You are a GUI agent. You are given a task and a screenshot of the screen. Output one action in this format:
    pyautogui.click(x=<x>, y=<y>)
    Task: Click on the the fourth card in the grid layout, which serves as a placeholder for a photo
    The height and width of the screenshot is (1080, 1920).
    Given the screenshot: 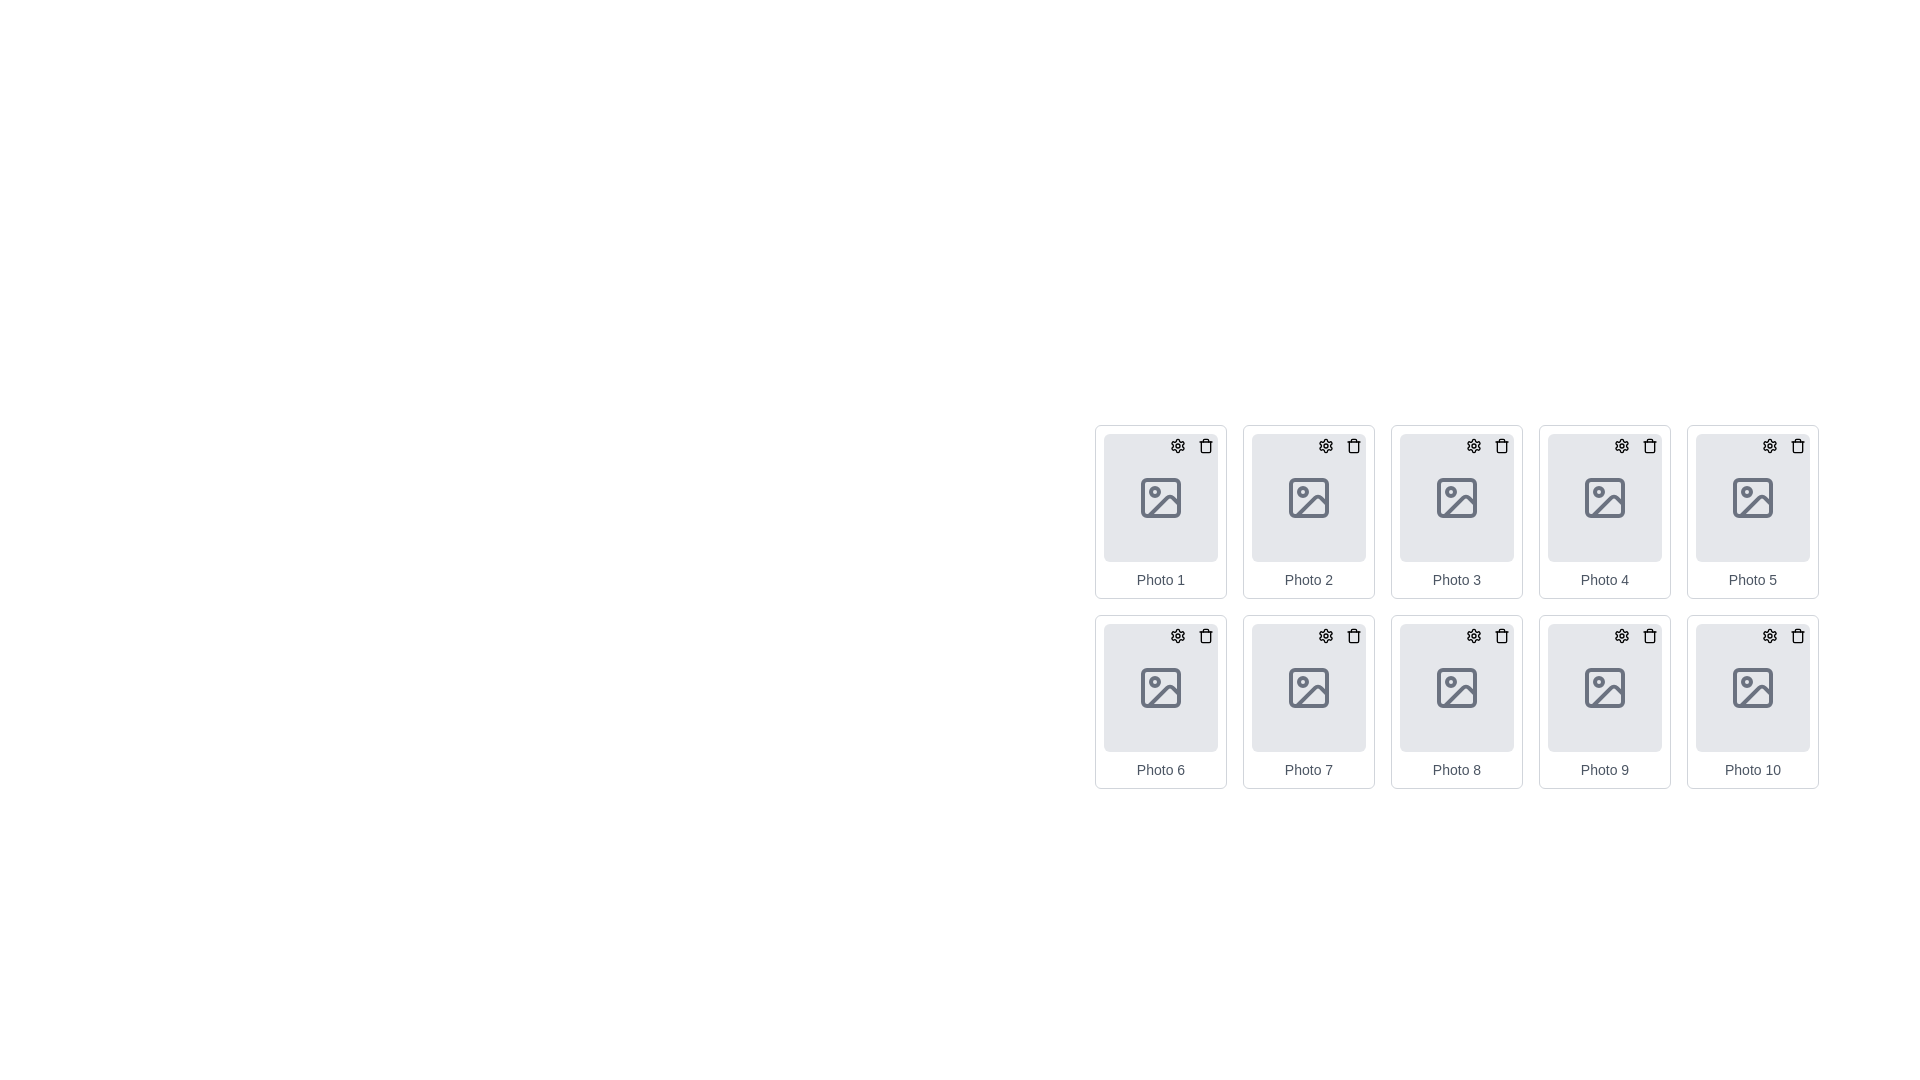 What is the action you would take?
    pyautogui.click(x=1604, y=511)
    